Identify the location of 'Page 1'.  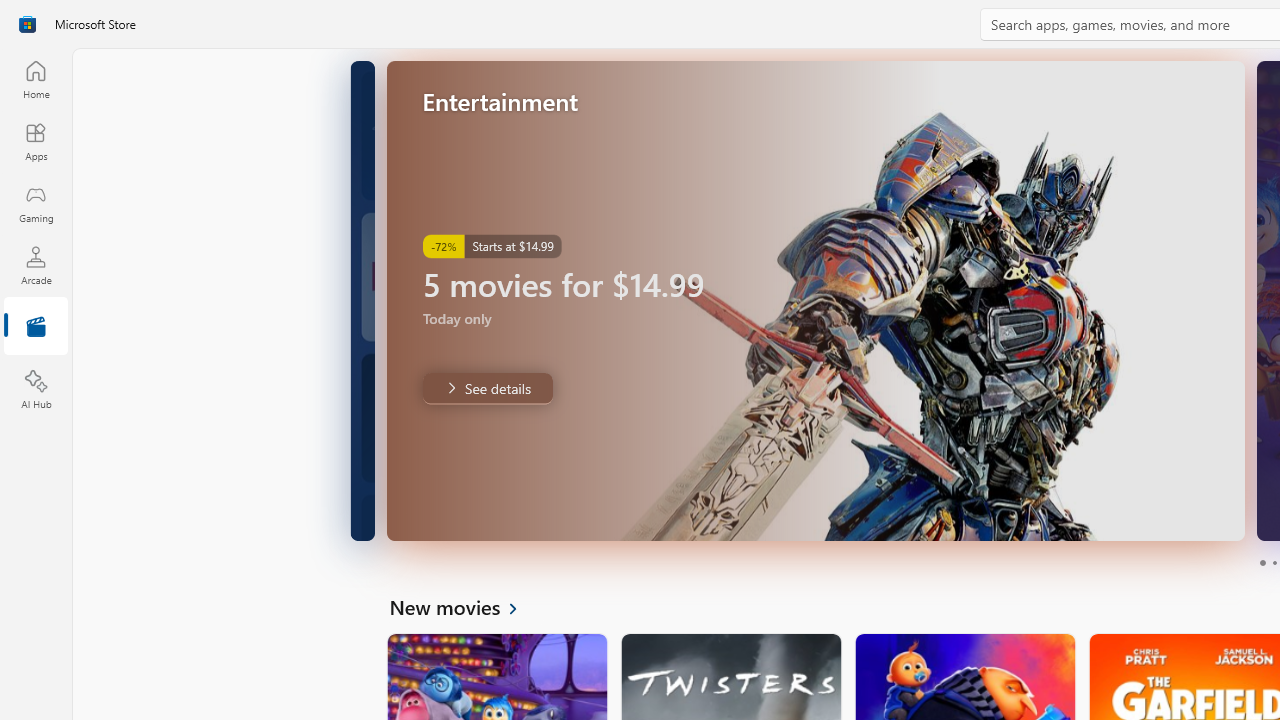
(1261, 563).